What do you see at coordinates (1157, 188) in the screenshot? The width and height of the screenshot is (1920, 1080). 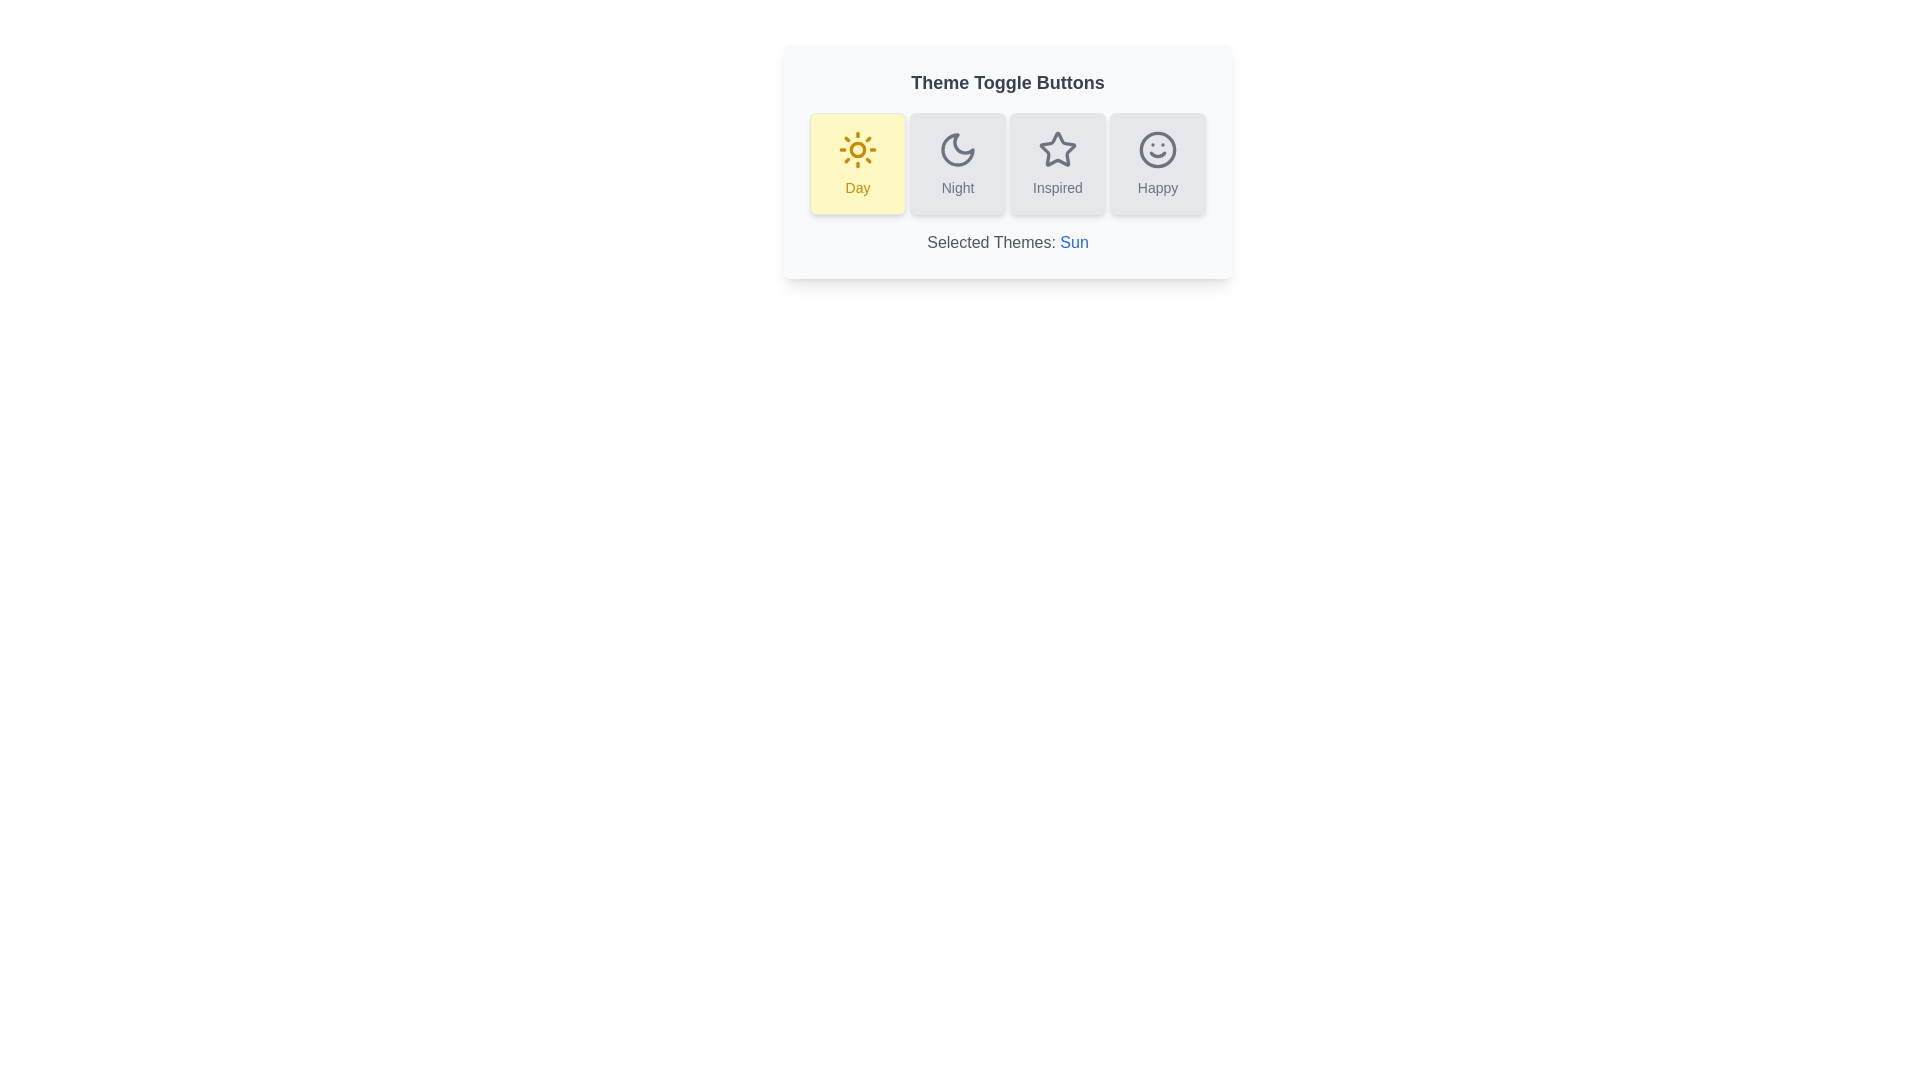 I see `the text label displaying 'Happy' that is located below the smiley face icon in the mood button section` at bounding box center [1157, 188].